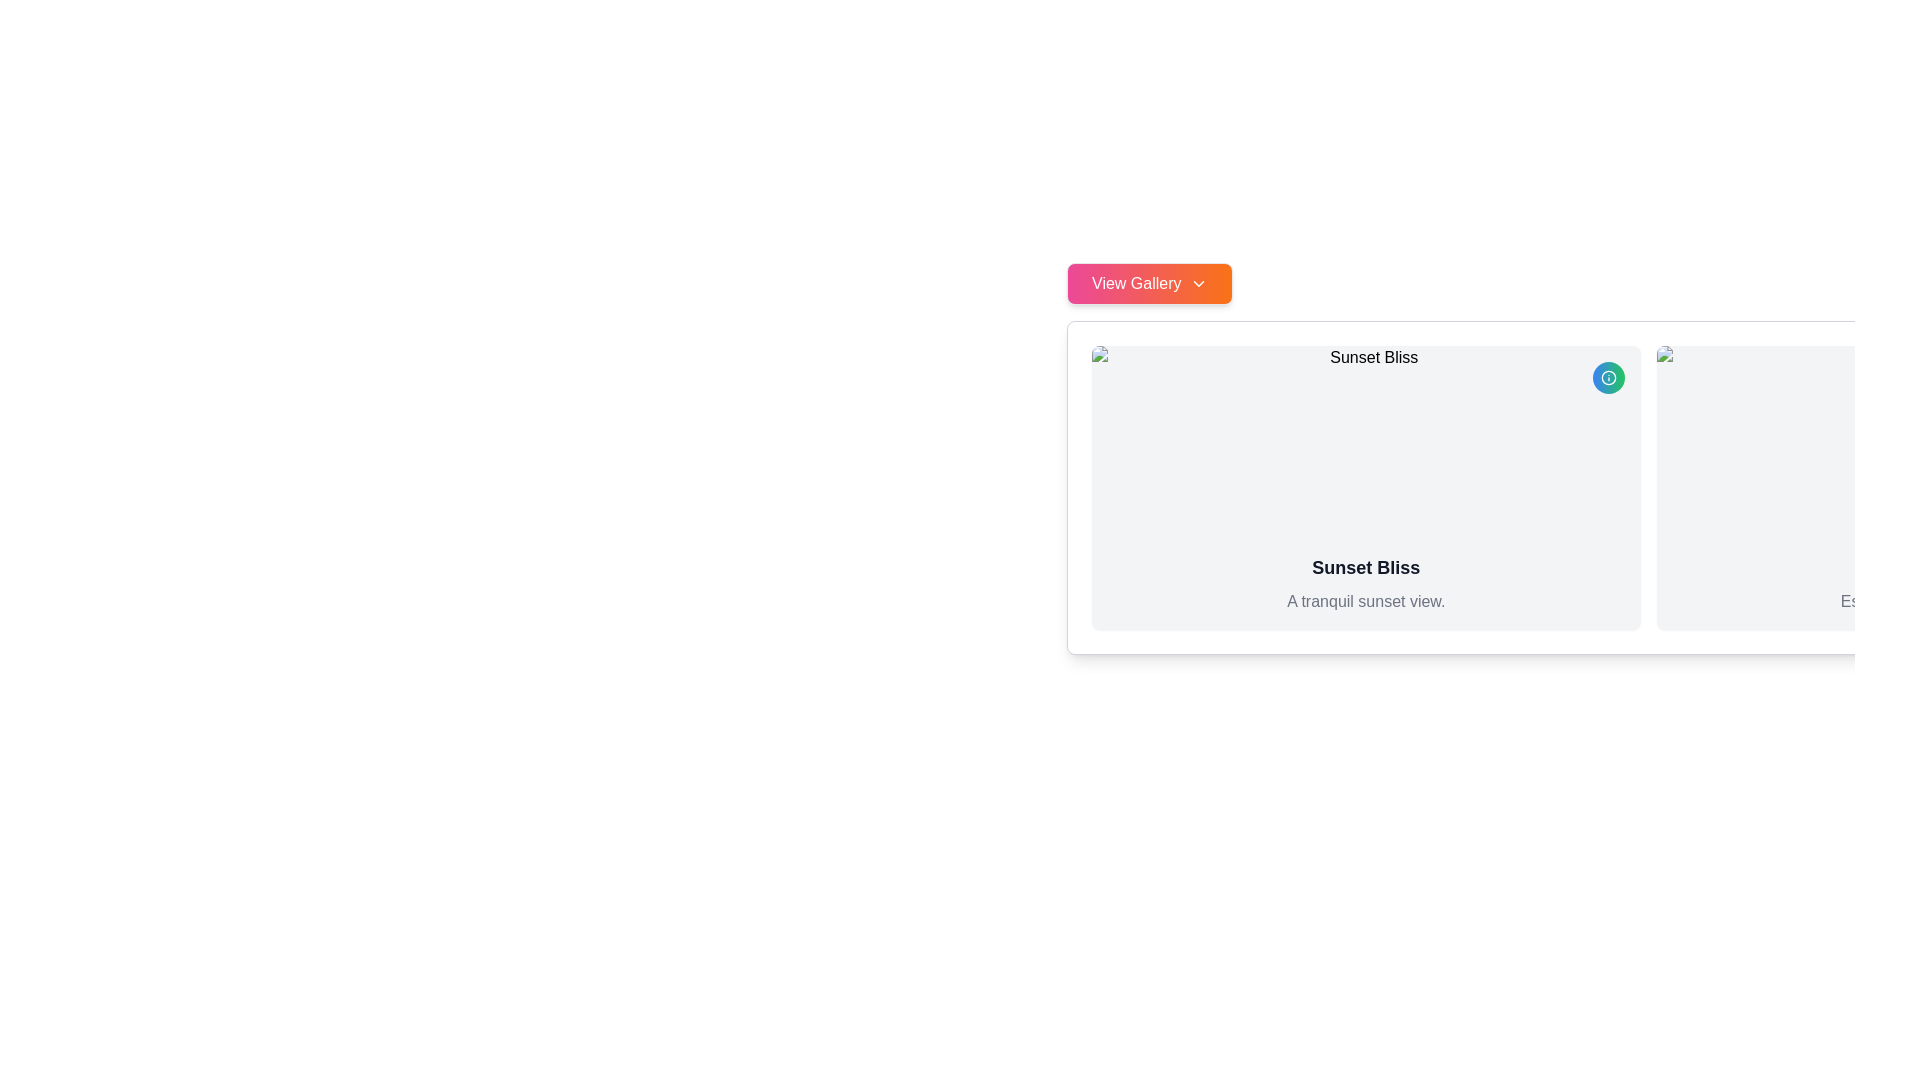 The width and height of the screenshot is (1920, 1080). What do you see at coordinates (1608, 378) in the screenshot?
I see `the graphical element within the SVG icon that conveys information, positioned at the center of the icon` at bounding box center [1608, 378].